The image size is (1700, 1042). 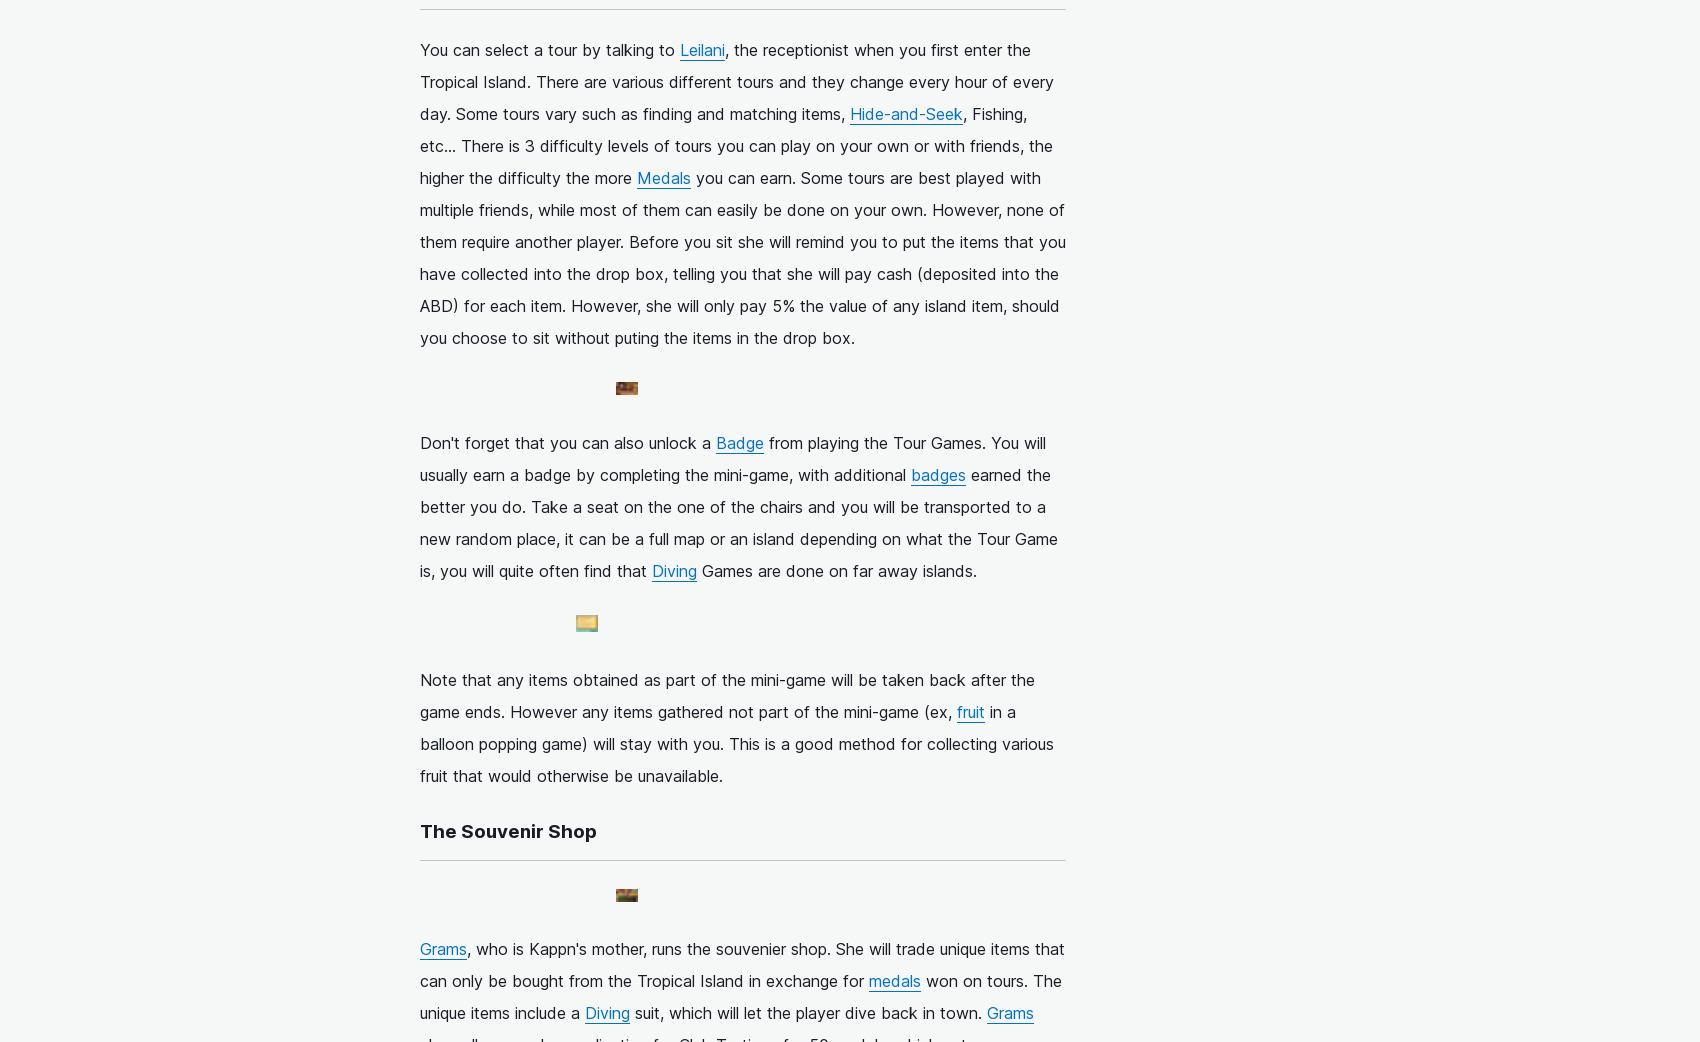 I want to click on 'in a balloon popping game) will stay with you. This is a good method for collecting various fruit that would otherwise be unavailable.', so click(x=736, y=742).